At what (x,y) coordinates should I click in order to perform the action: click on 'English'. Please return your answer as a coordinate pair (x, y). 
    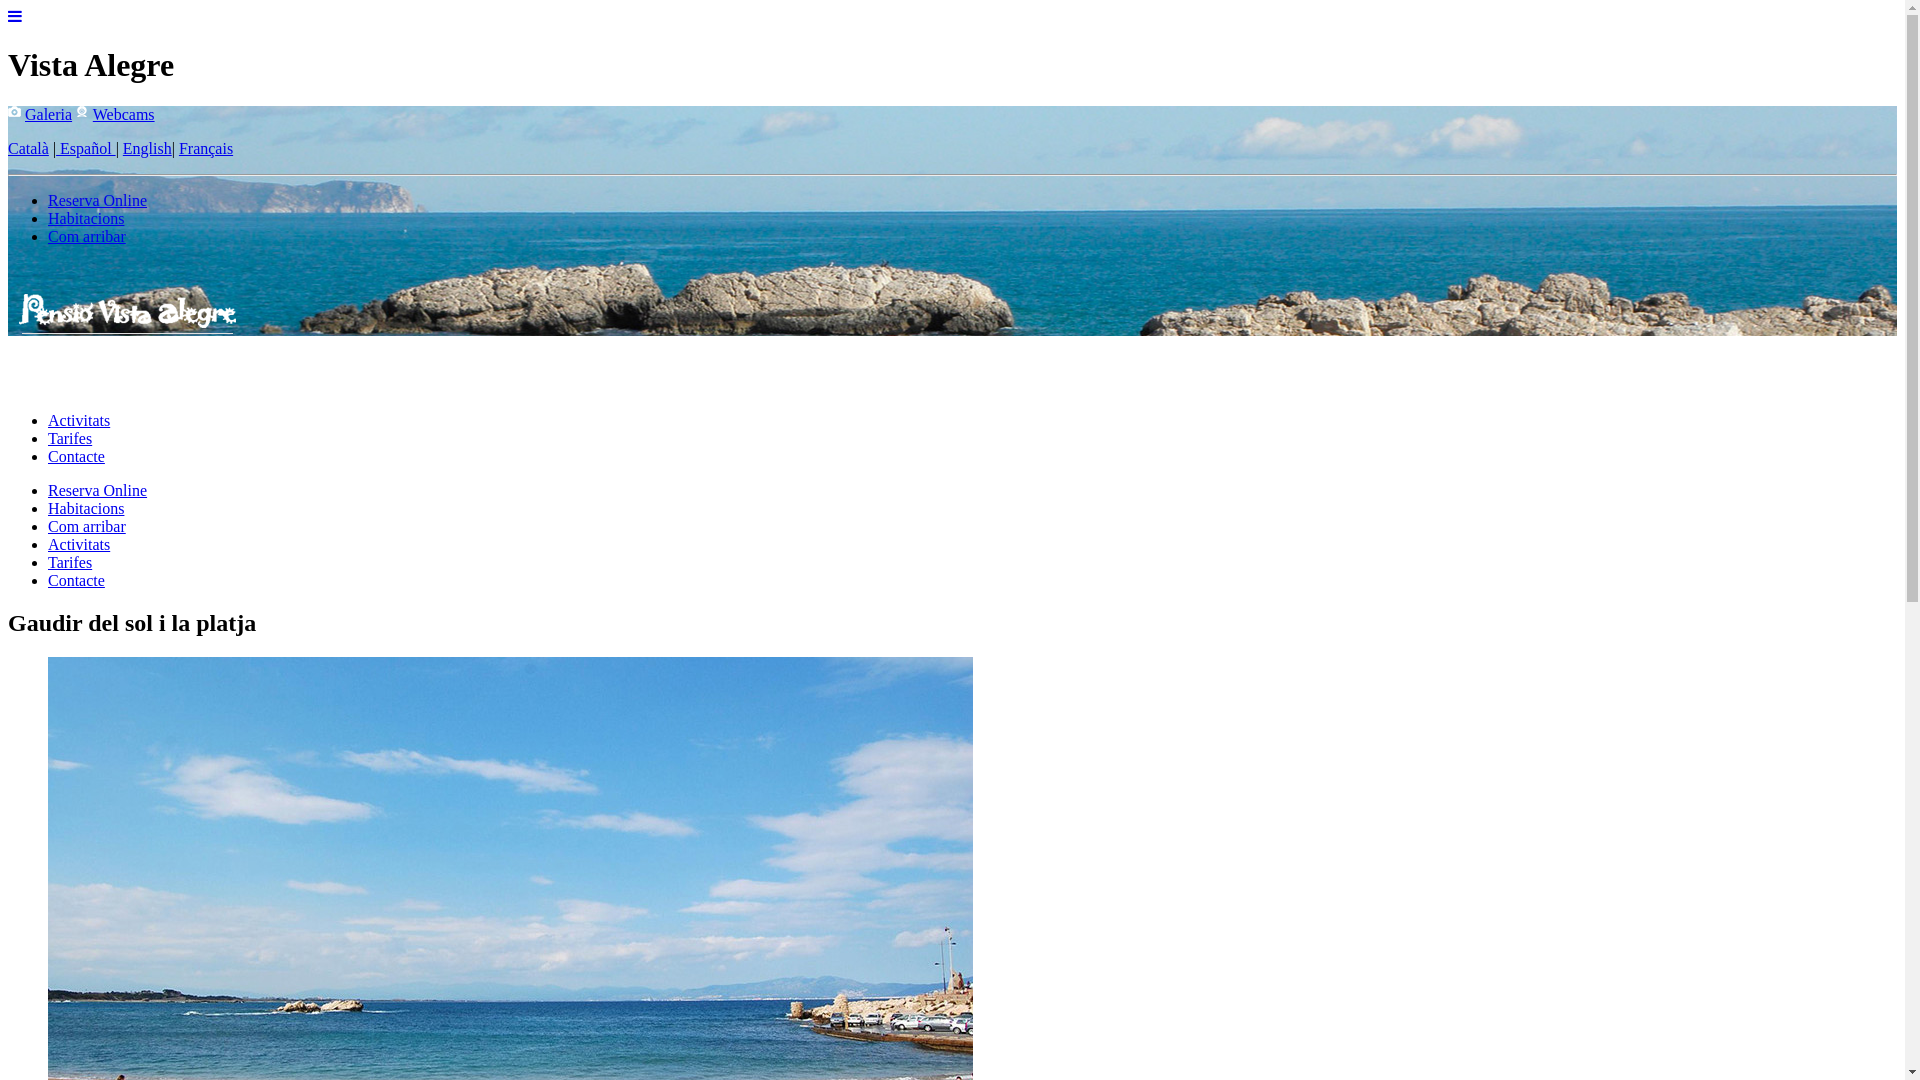
    Looking at the image, I should click on (146, 147).